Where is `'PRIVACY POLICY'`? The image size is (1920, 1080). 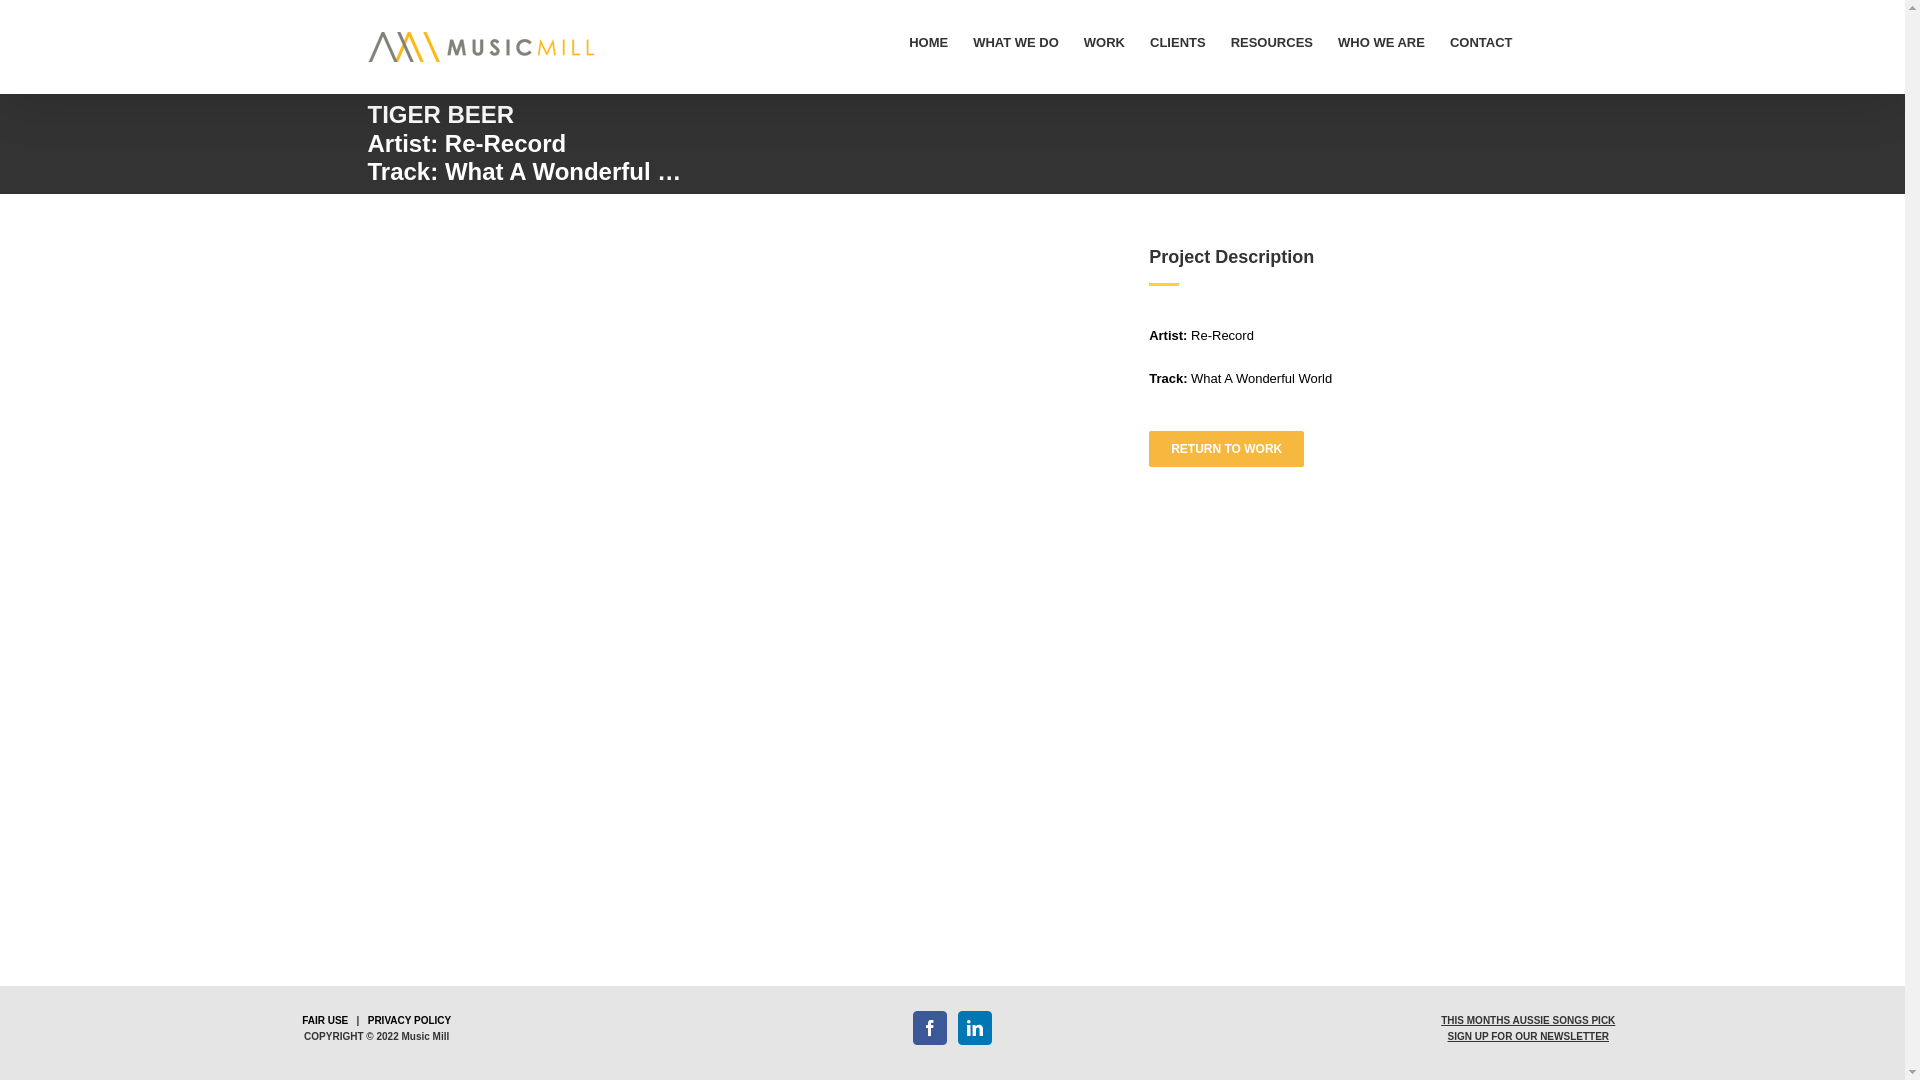 'PRIVACY POLICY' is located at coordinates (408, 1020).